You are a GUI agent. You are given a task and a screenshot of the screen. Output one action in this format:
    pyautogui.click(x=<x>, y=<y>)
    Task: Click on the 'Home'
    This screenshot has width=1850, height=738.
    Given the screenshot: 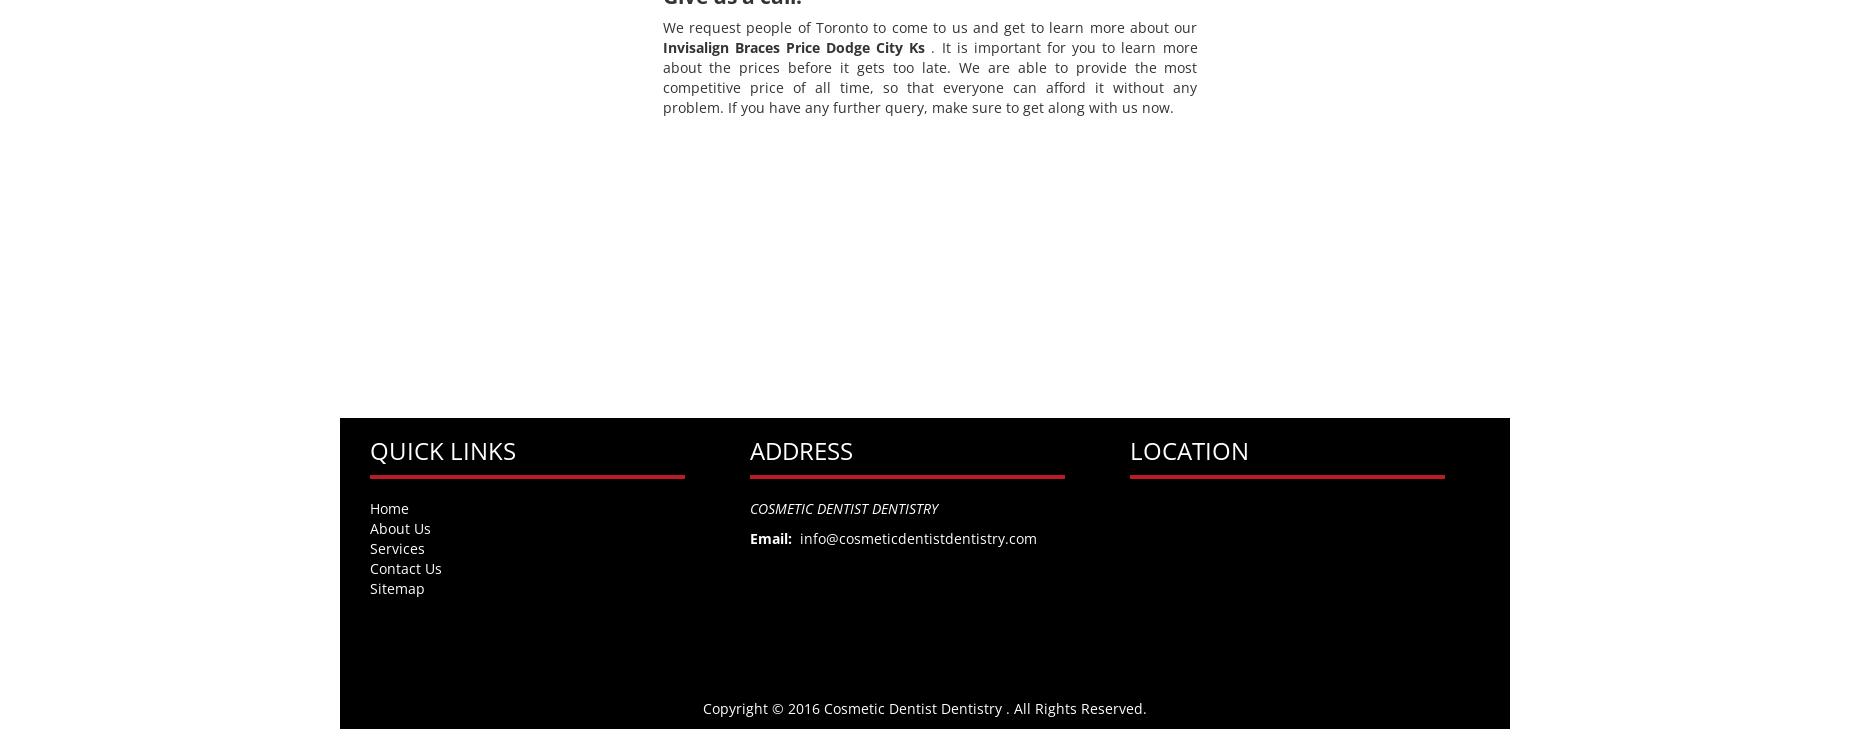 What is the action you would take?
    pyautogui.click(x=388, y=507)
    